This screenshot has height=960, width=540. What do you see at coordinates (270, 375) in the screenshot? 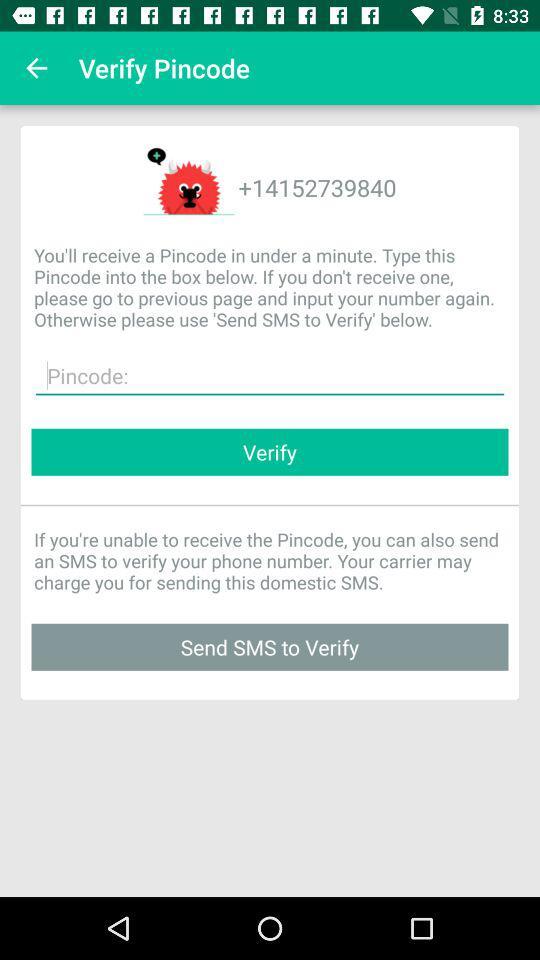
I see `pincode option` at bounding box center [270, 375].